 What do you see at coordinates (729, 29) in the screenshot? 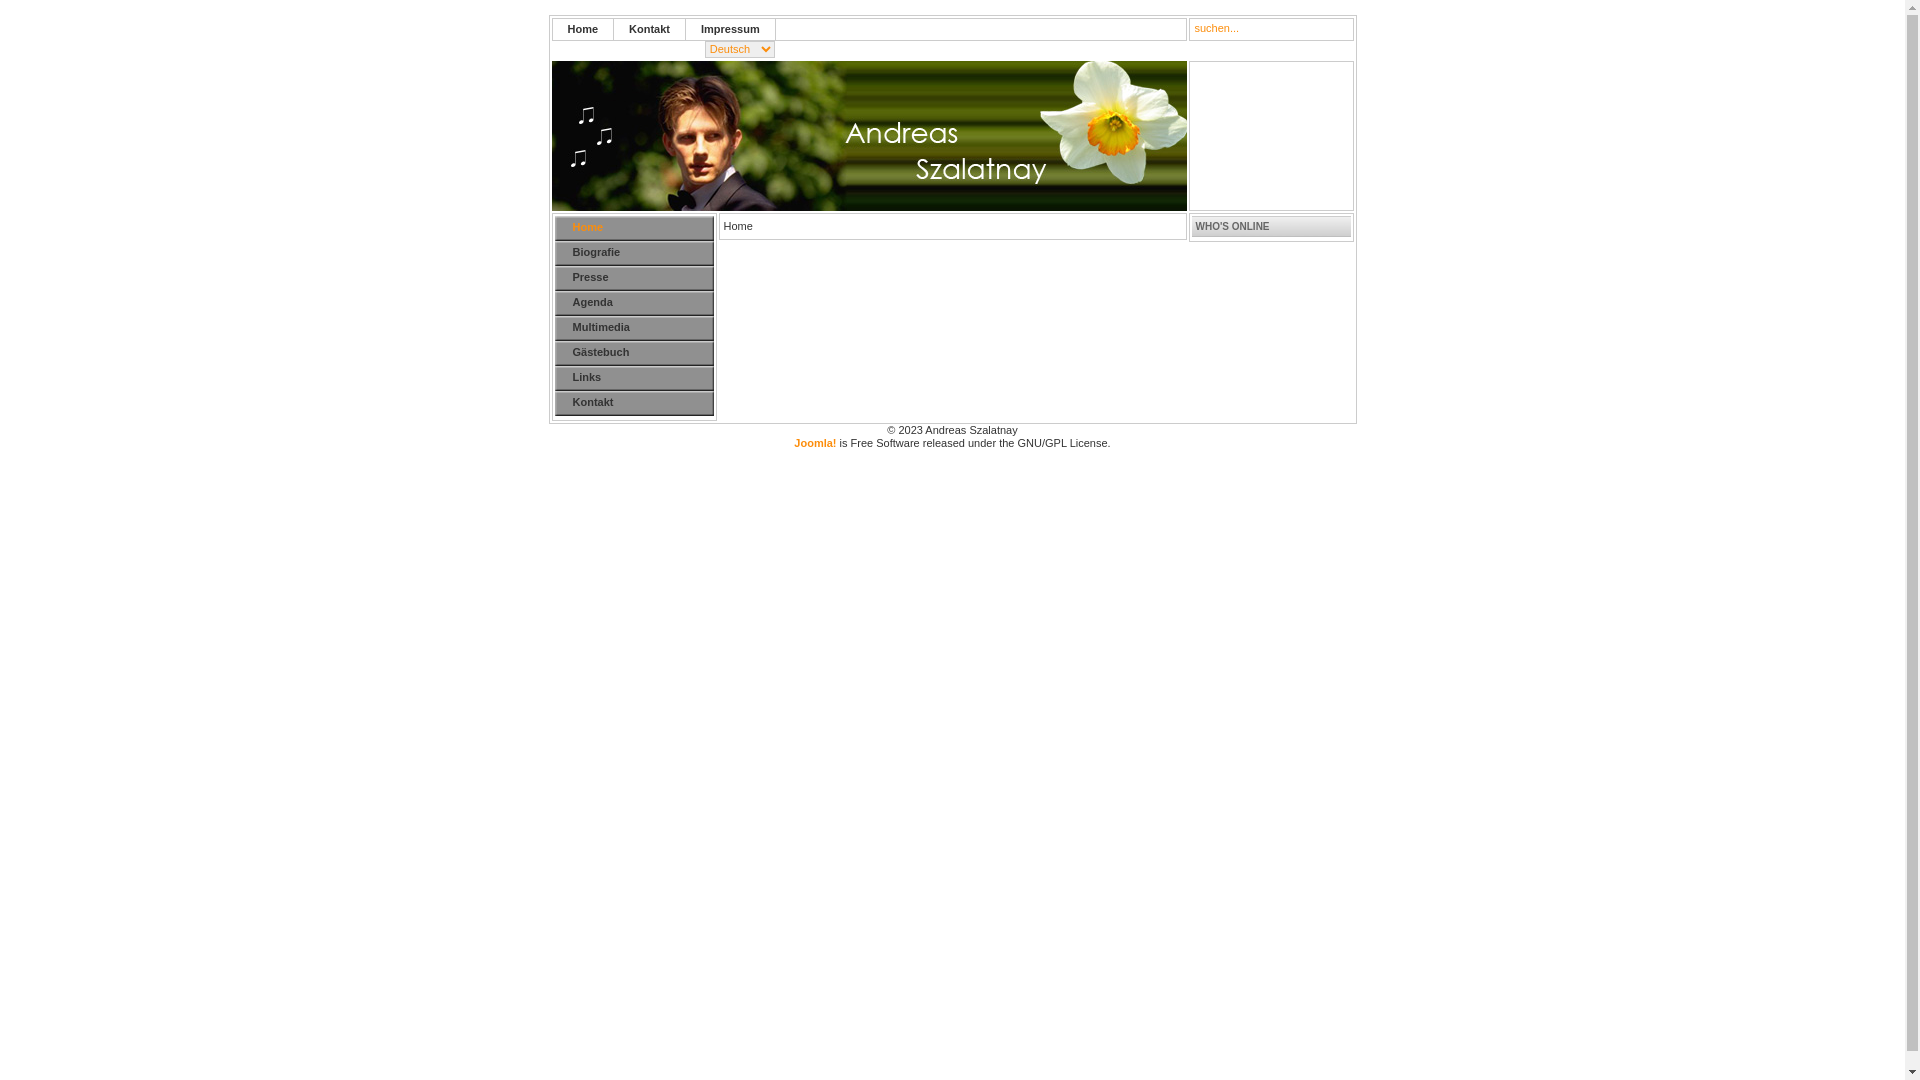
I see `'Impressum'` at bounding box center [729, 29].